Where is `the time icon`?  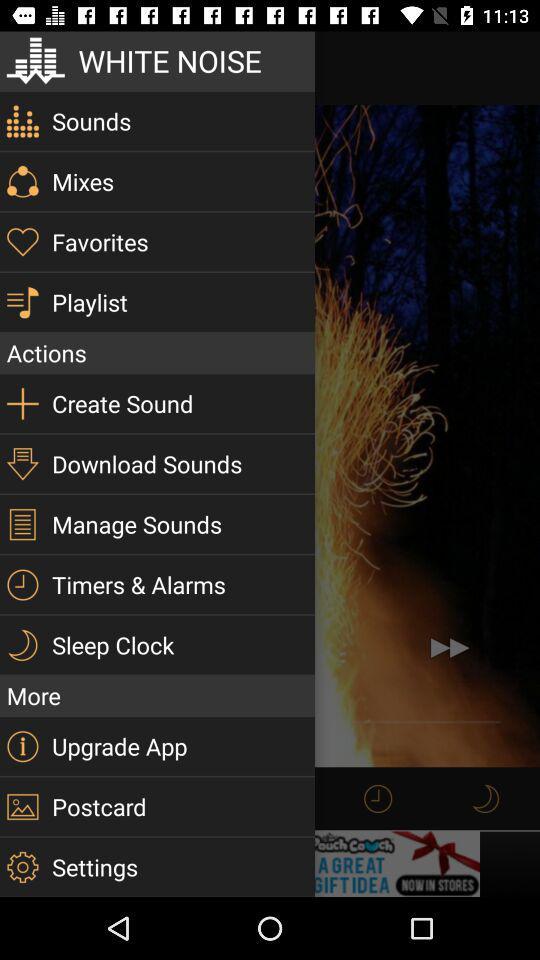
the time icon is located at coordinates (378, 798).